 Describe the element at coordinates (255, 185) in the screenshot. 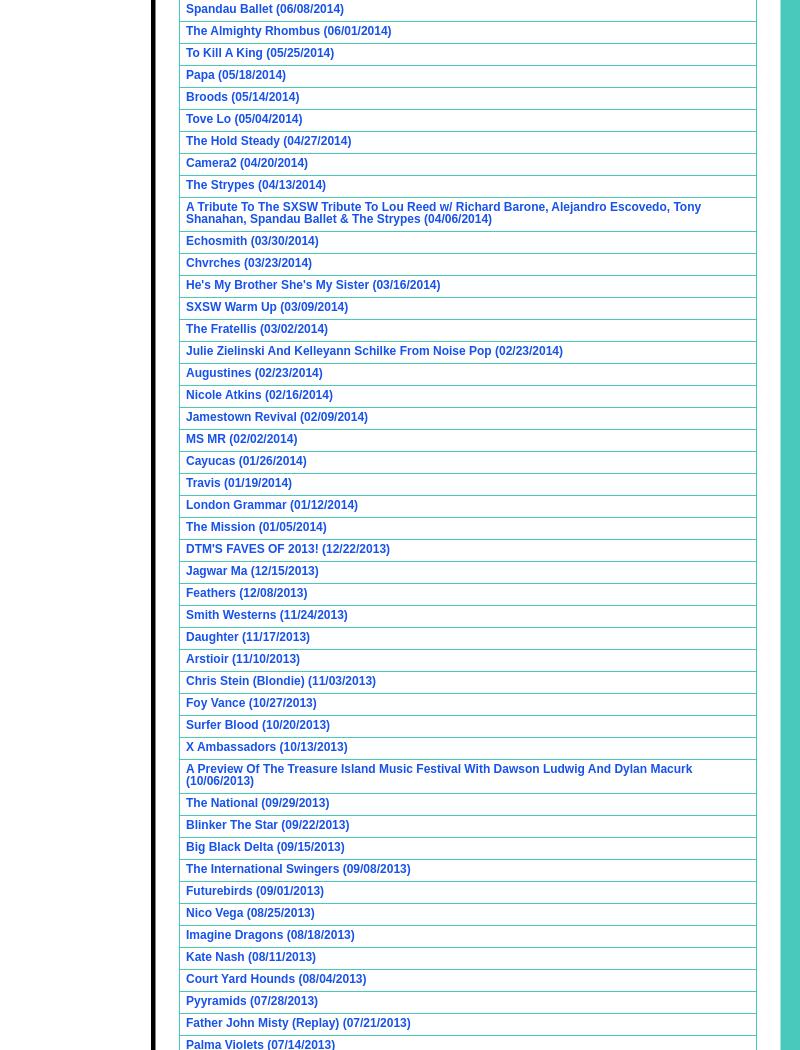

I see `'The Strypes (04/13/2014)'` at that location.